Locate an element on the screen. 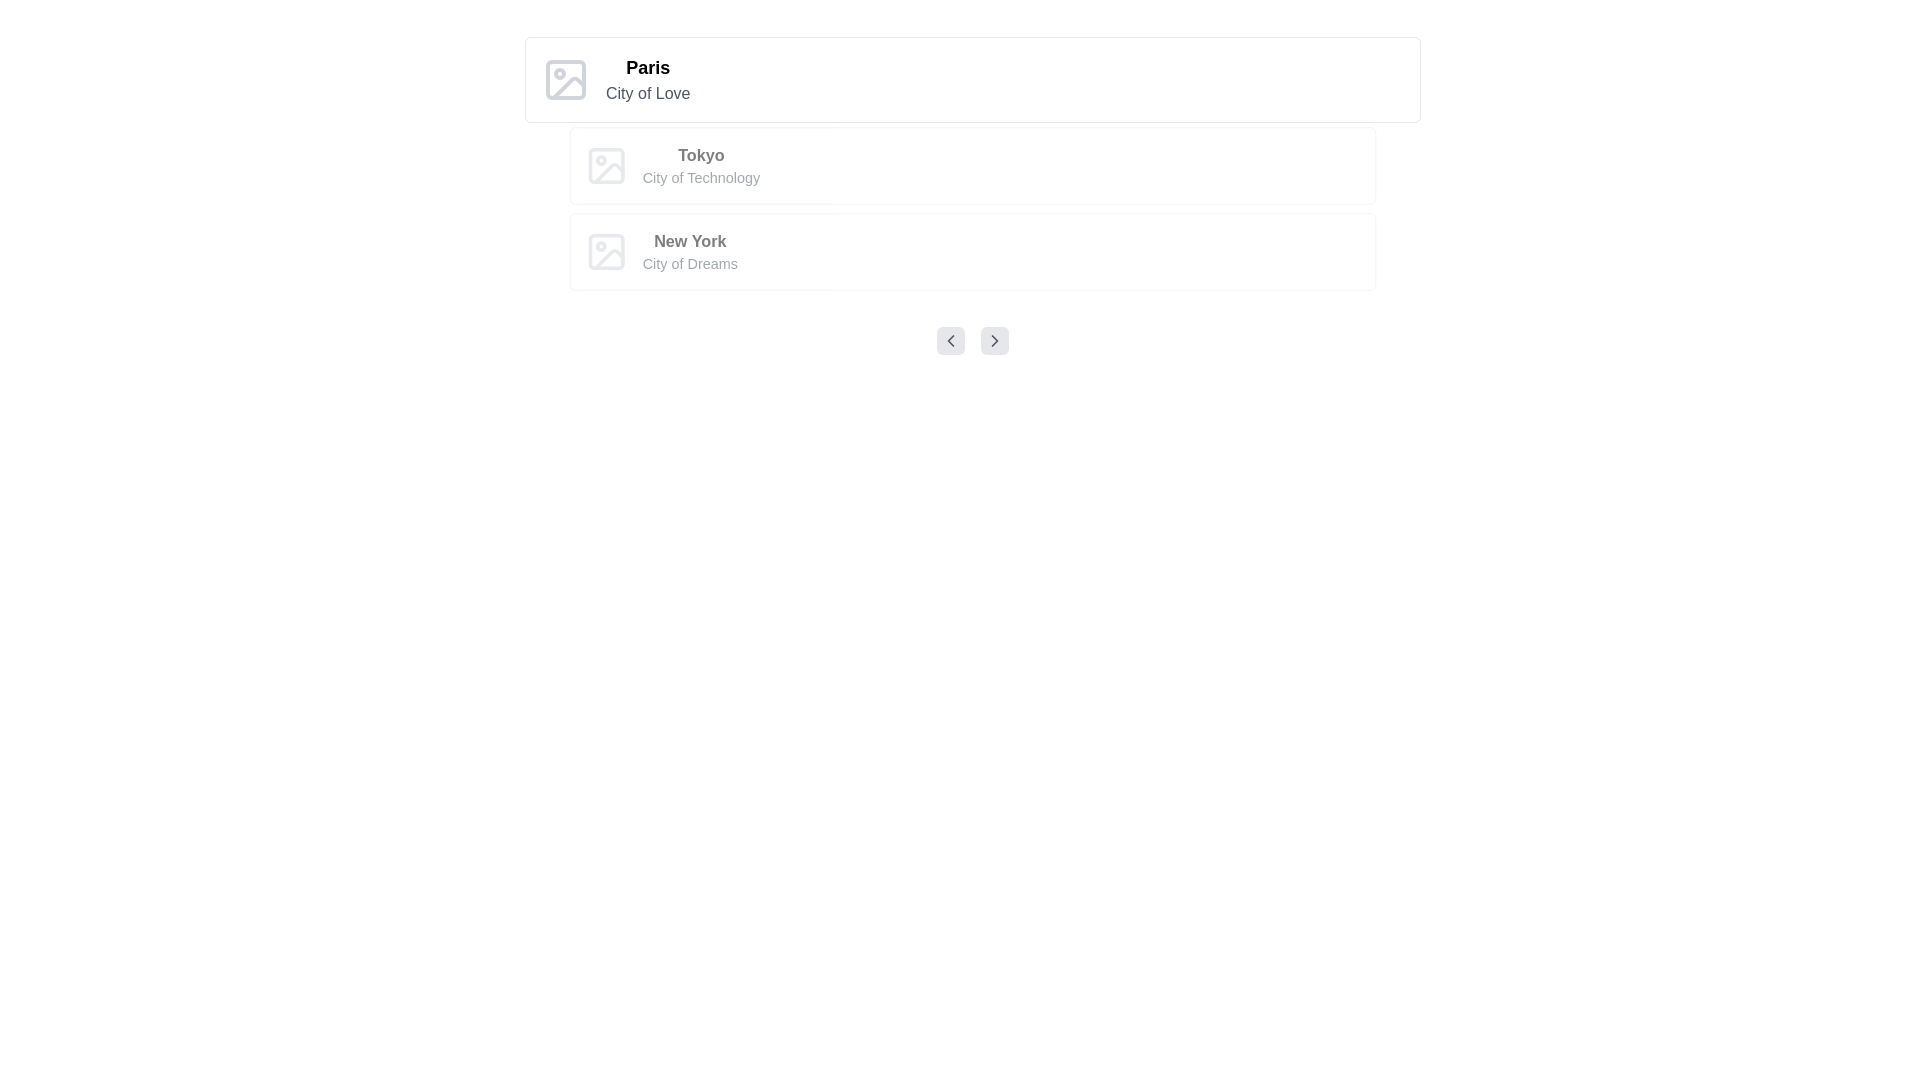 The image size is (1920, 1080). the right arrow of the Carousel navigation control located below the city items ('Paris', 'Tokyo', and 'New York') is located at coordinates (973, 339).